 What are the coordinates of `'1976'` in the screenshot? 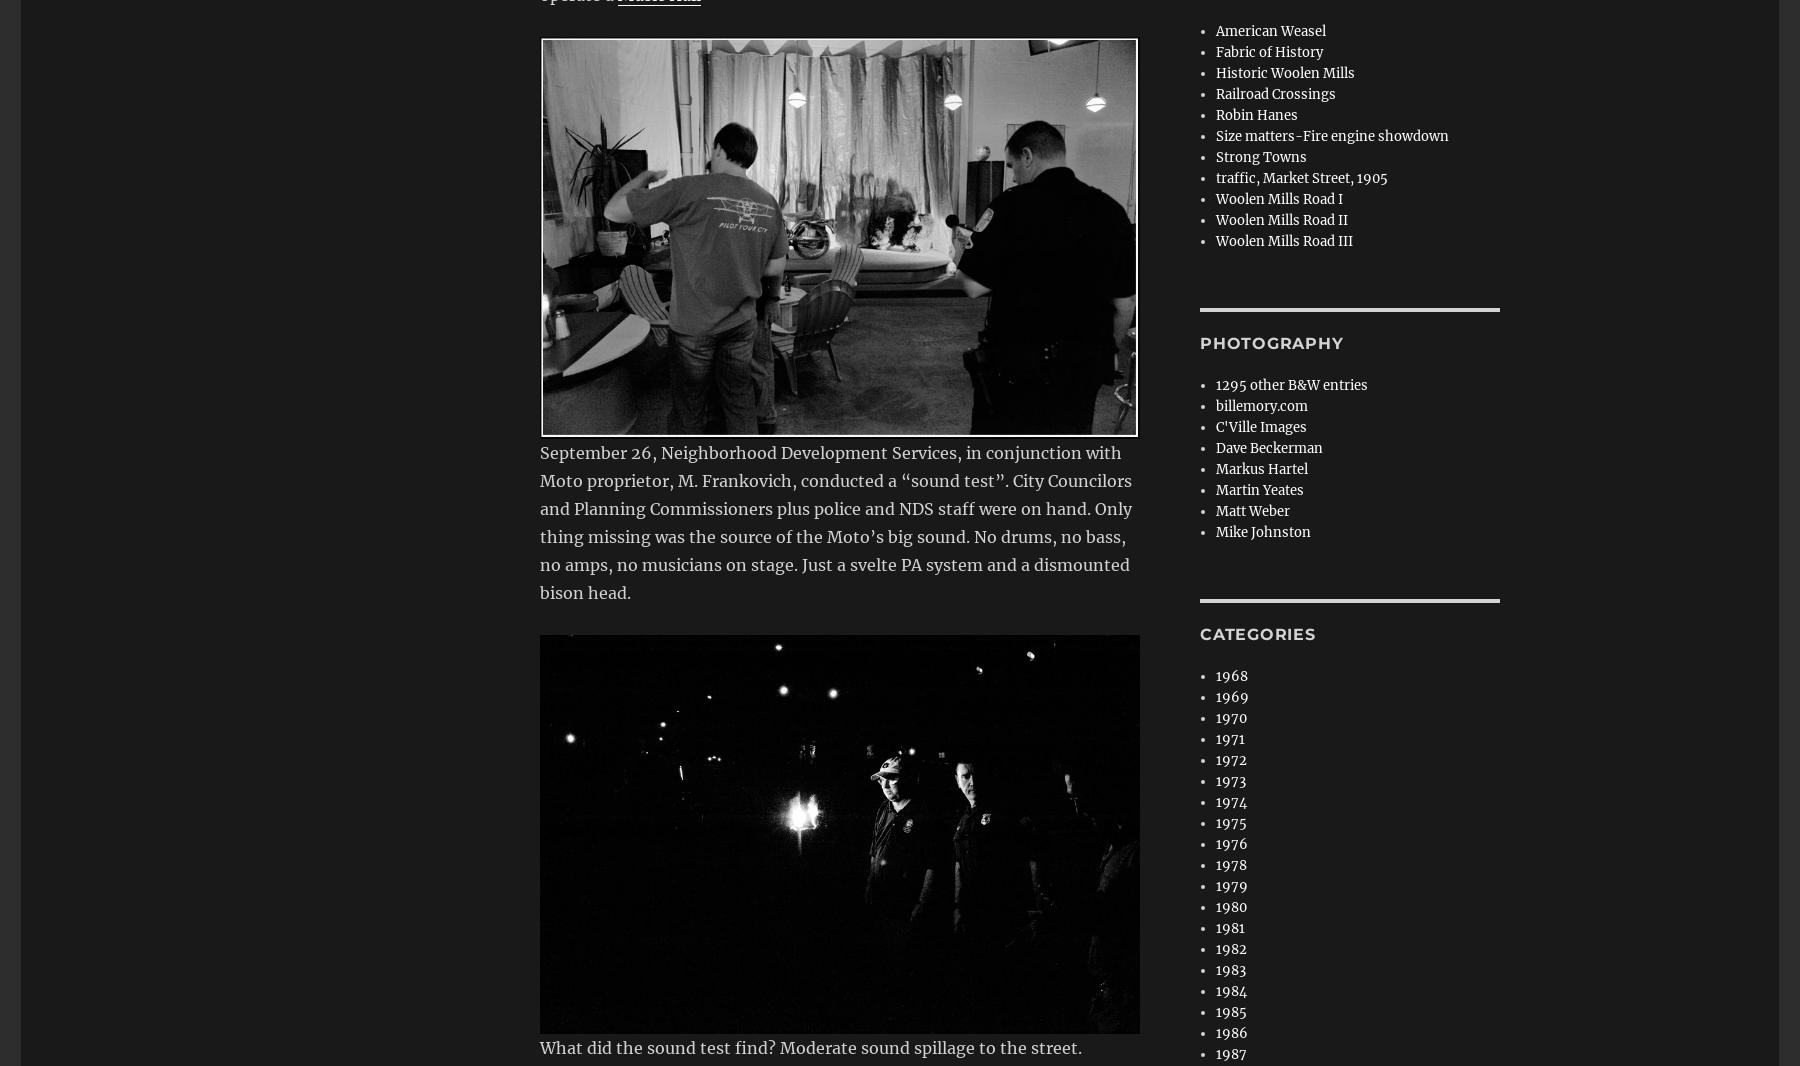 It's located at (1230, 844).